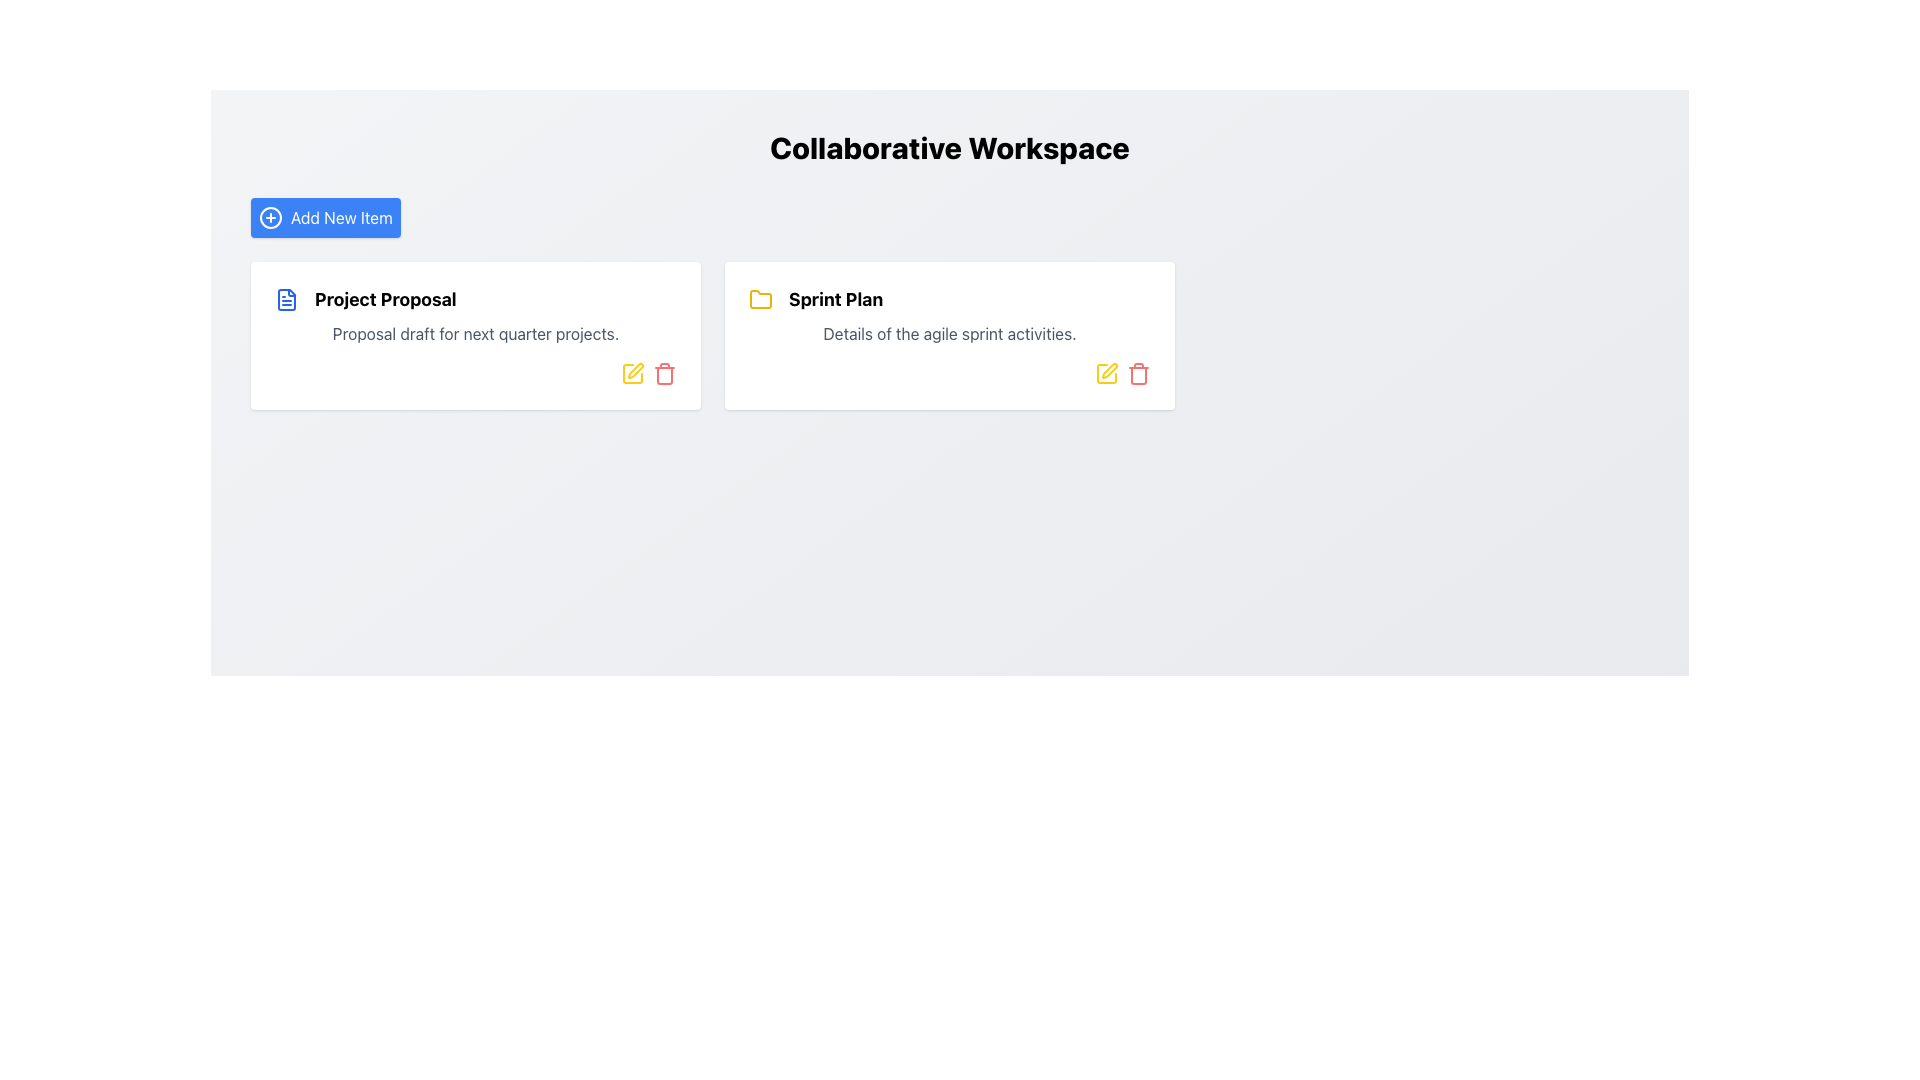  I want to click on the text block that reads 'Proposal draft for next quarter projects.' positioned below the title 'Project Proposal' within a white card, so click(474, 333).